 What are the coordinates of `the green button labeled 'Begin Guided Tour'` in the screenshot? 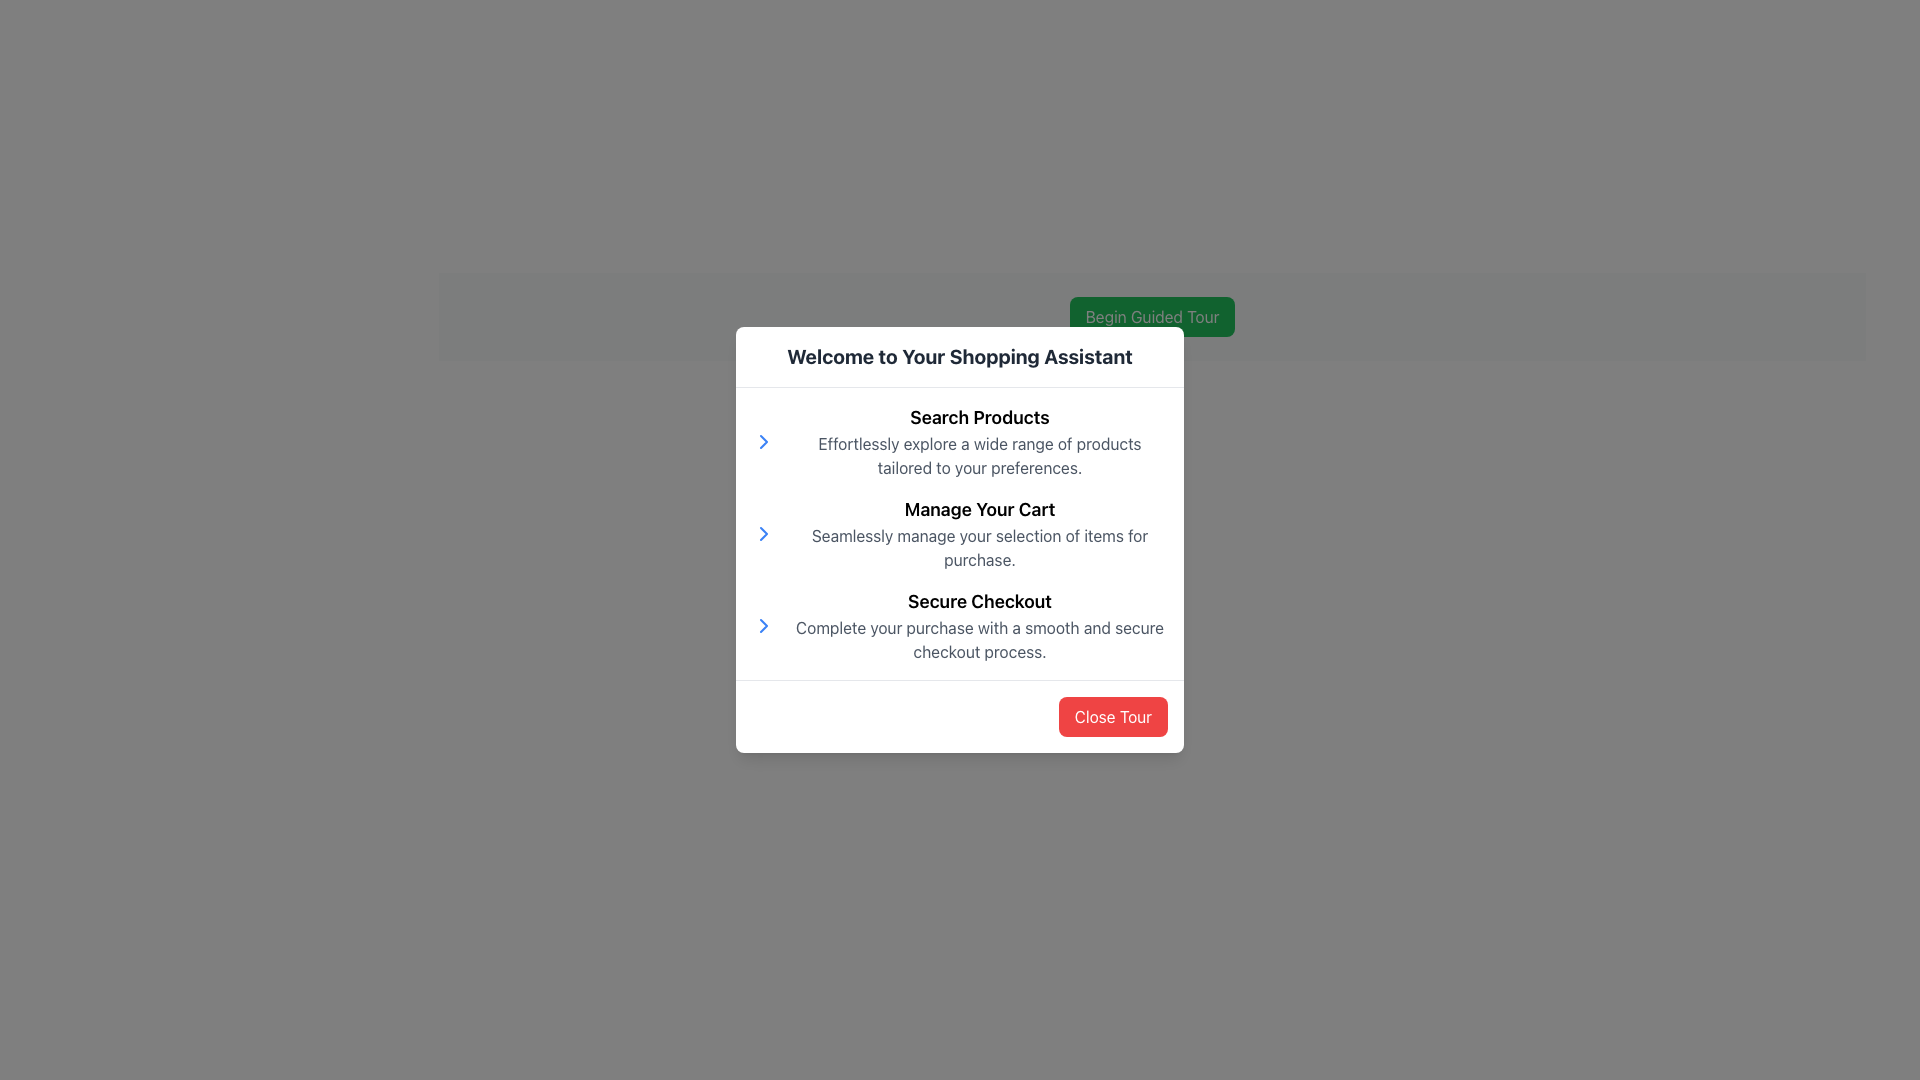 It's located at (1152, 315).